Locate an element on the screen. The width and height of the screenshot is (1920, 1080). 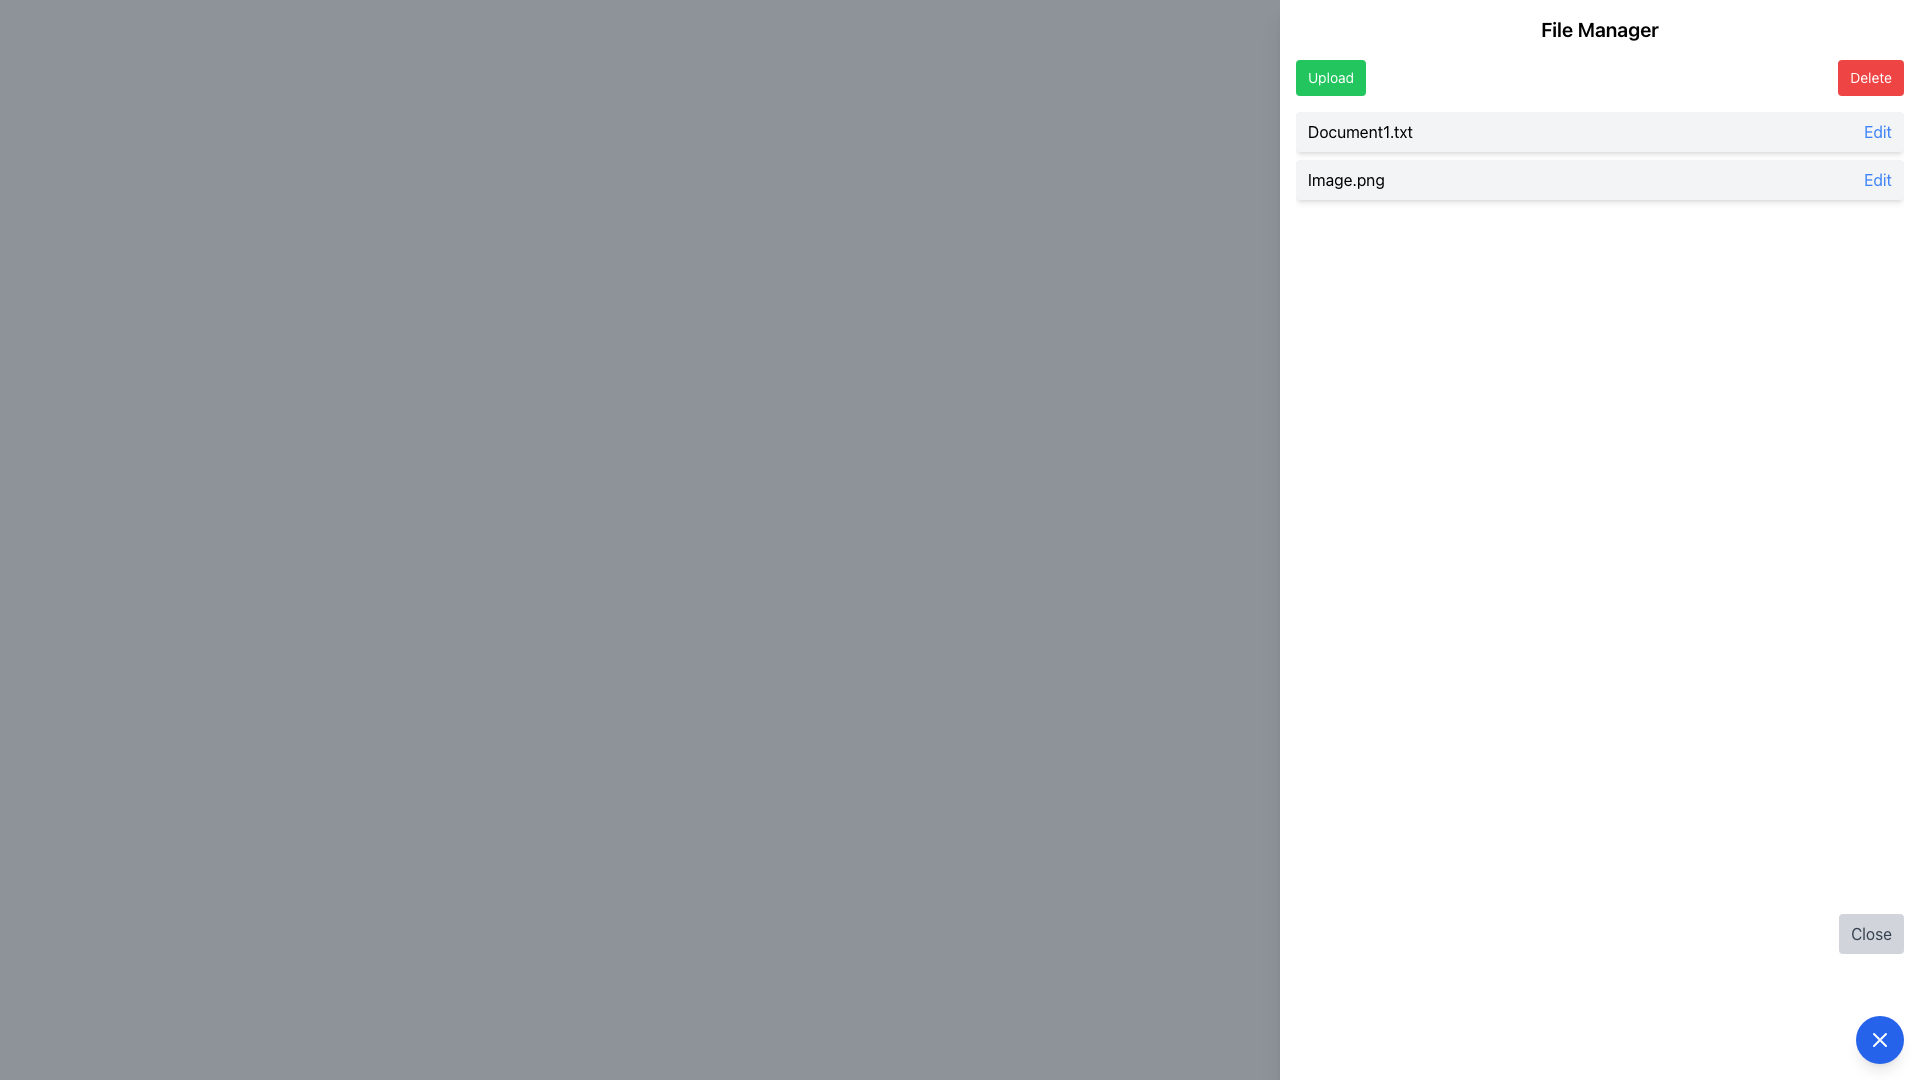
the hyperlink labeled 'Document1.txt' to underline it is located at coordinates (1877, 131).